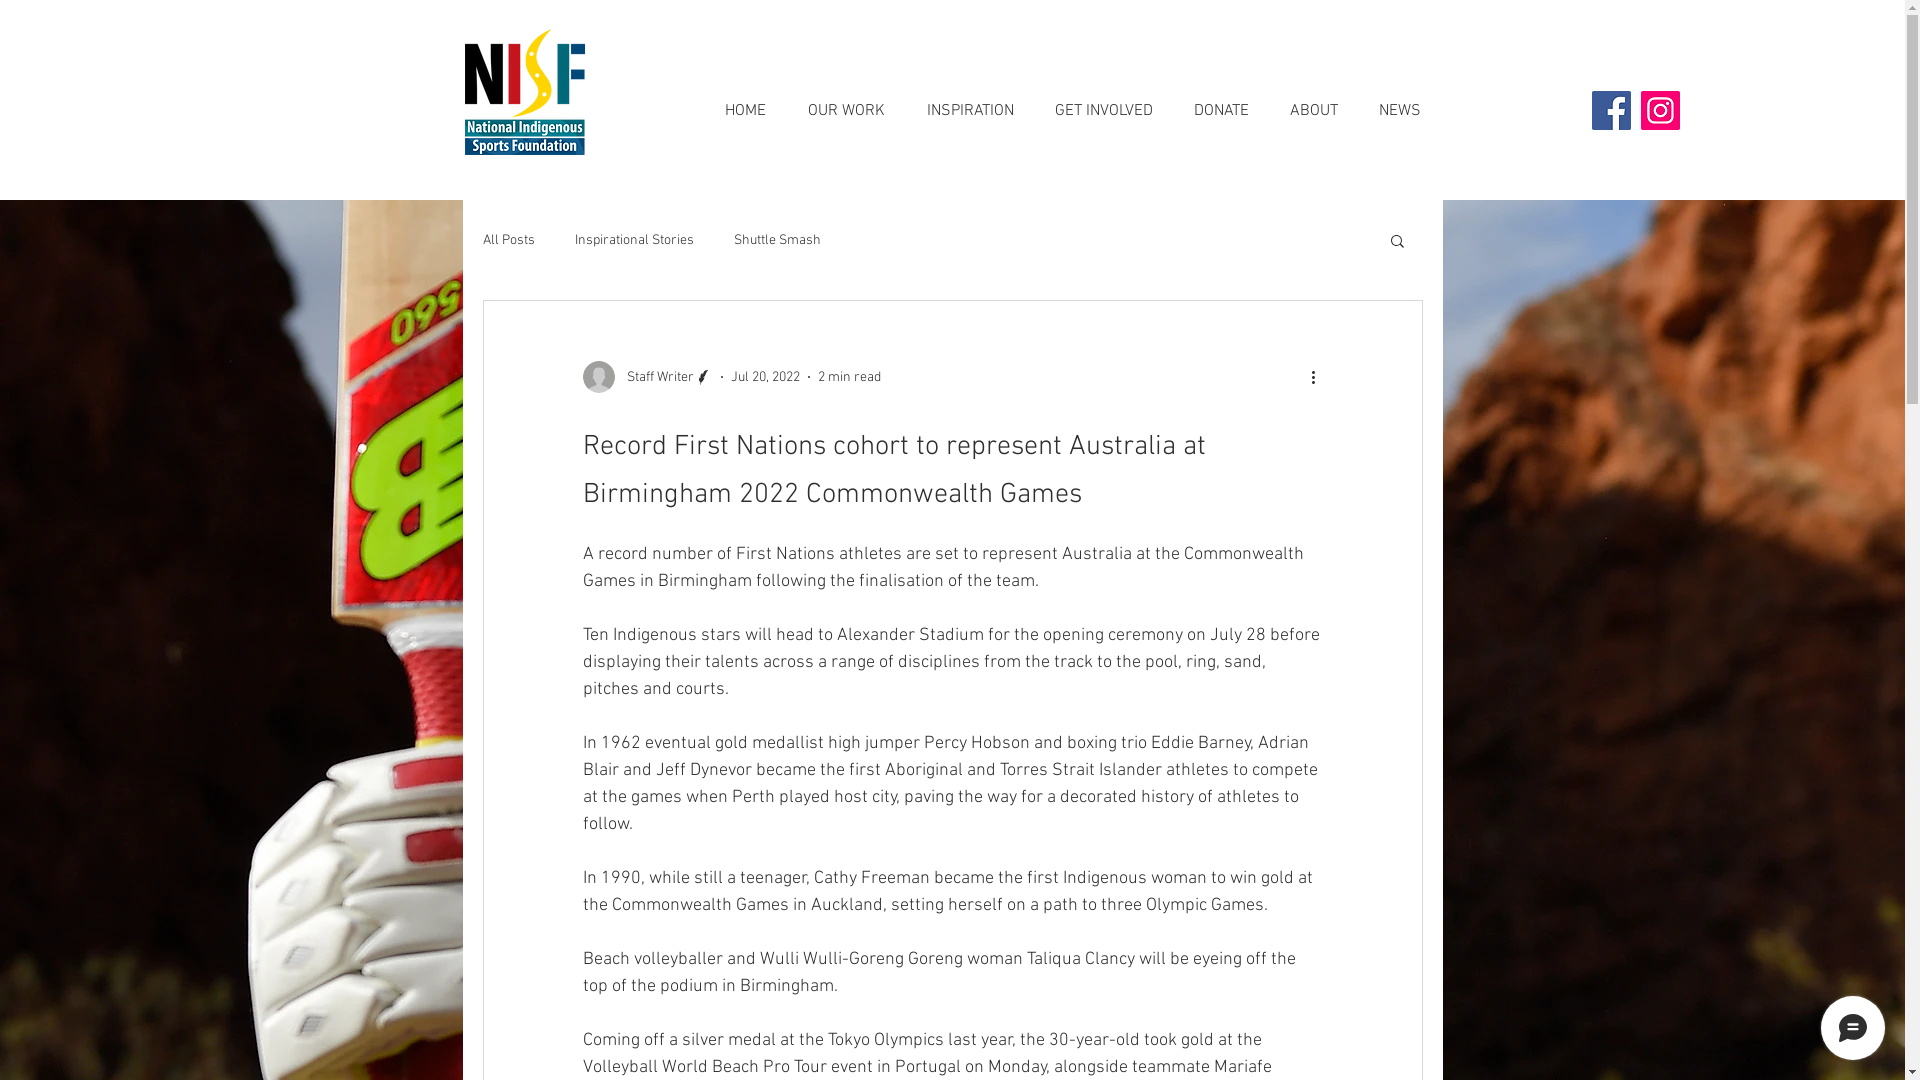  I want to click on 'OUR WORK', so click(845, 102).